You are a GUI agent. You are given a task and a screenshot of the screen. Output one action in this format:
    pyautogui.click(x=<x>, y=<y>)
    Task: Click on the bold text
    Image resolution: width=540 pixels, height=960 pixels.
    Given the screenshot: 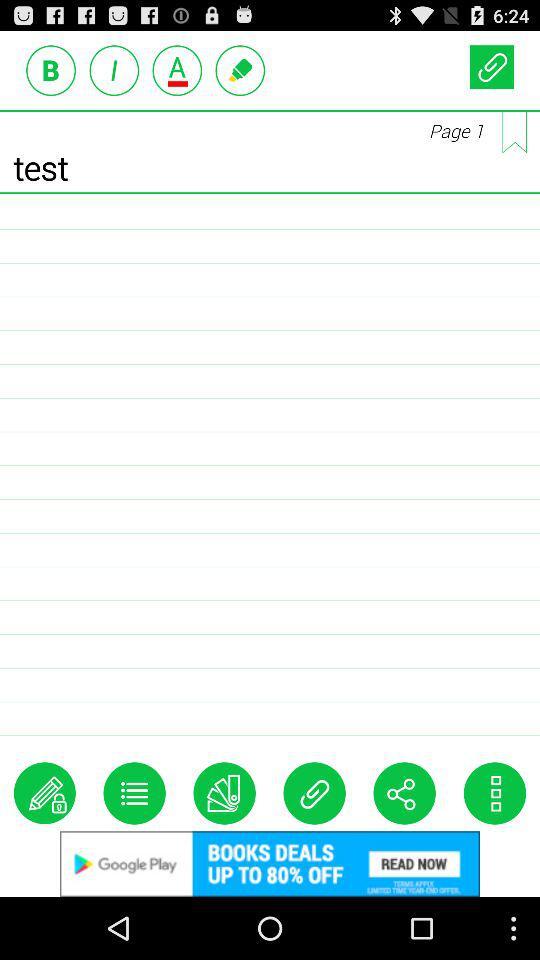 What is the action you would take?
    pyautogui.click(x=51, y=70)
    